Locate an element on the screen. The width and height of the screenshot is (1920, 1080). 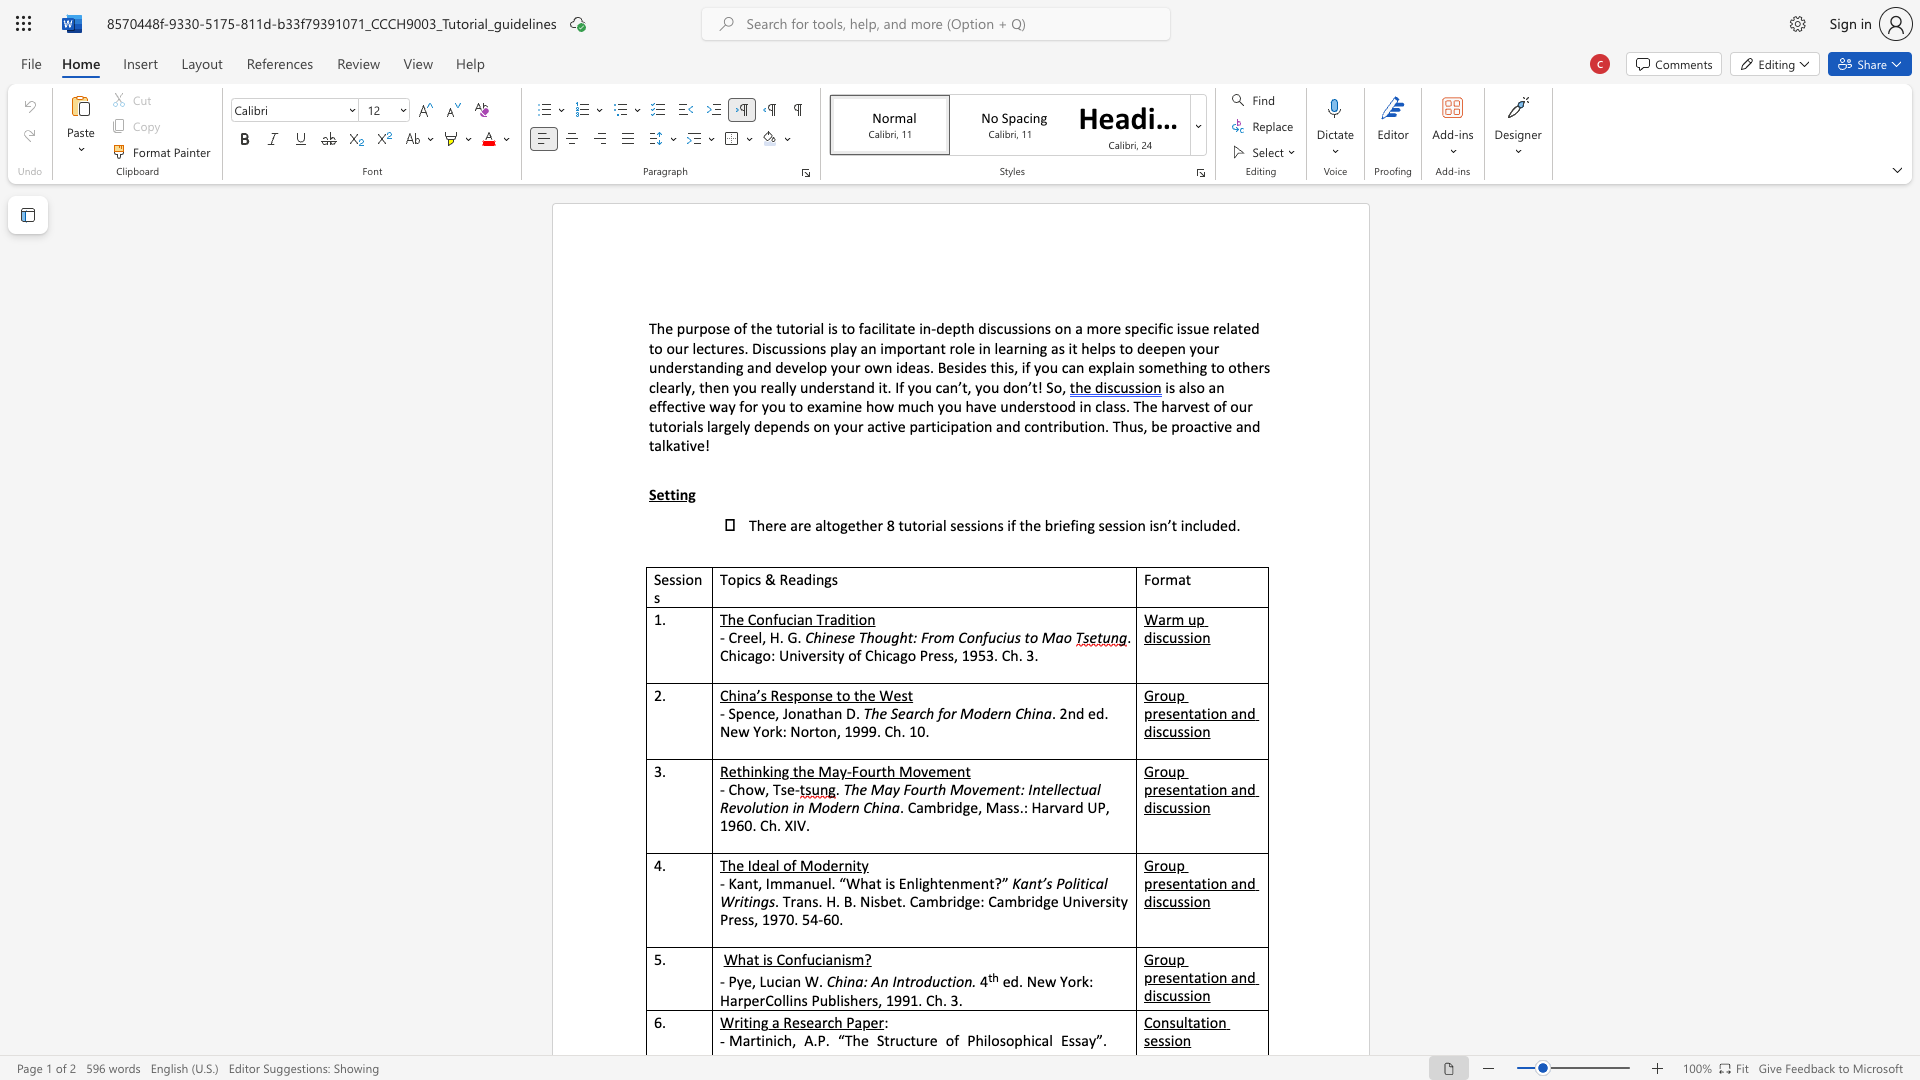
the 1th character "r" in the text is located at coordinates (720, 425).